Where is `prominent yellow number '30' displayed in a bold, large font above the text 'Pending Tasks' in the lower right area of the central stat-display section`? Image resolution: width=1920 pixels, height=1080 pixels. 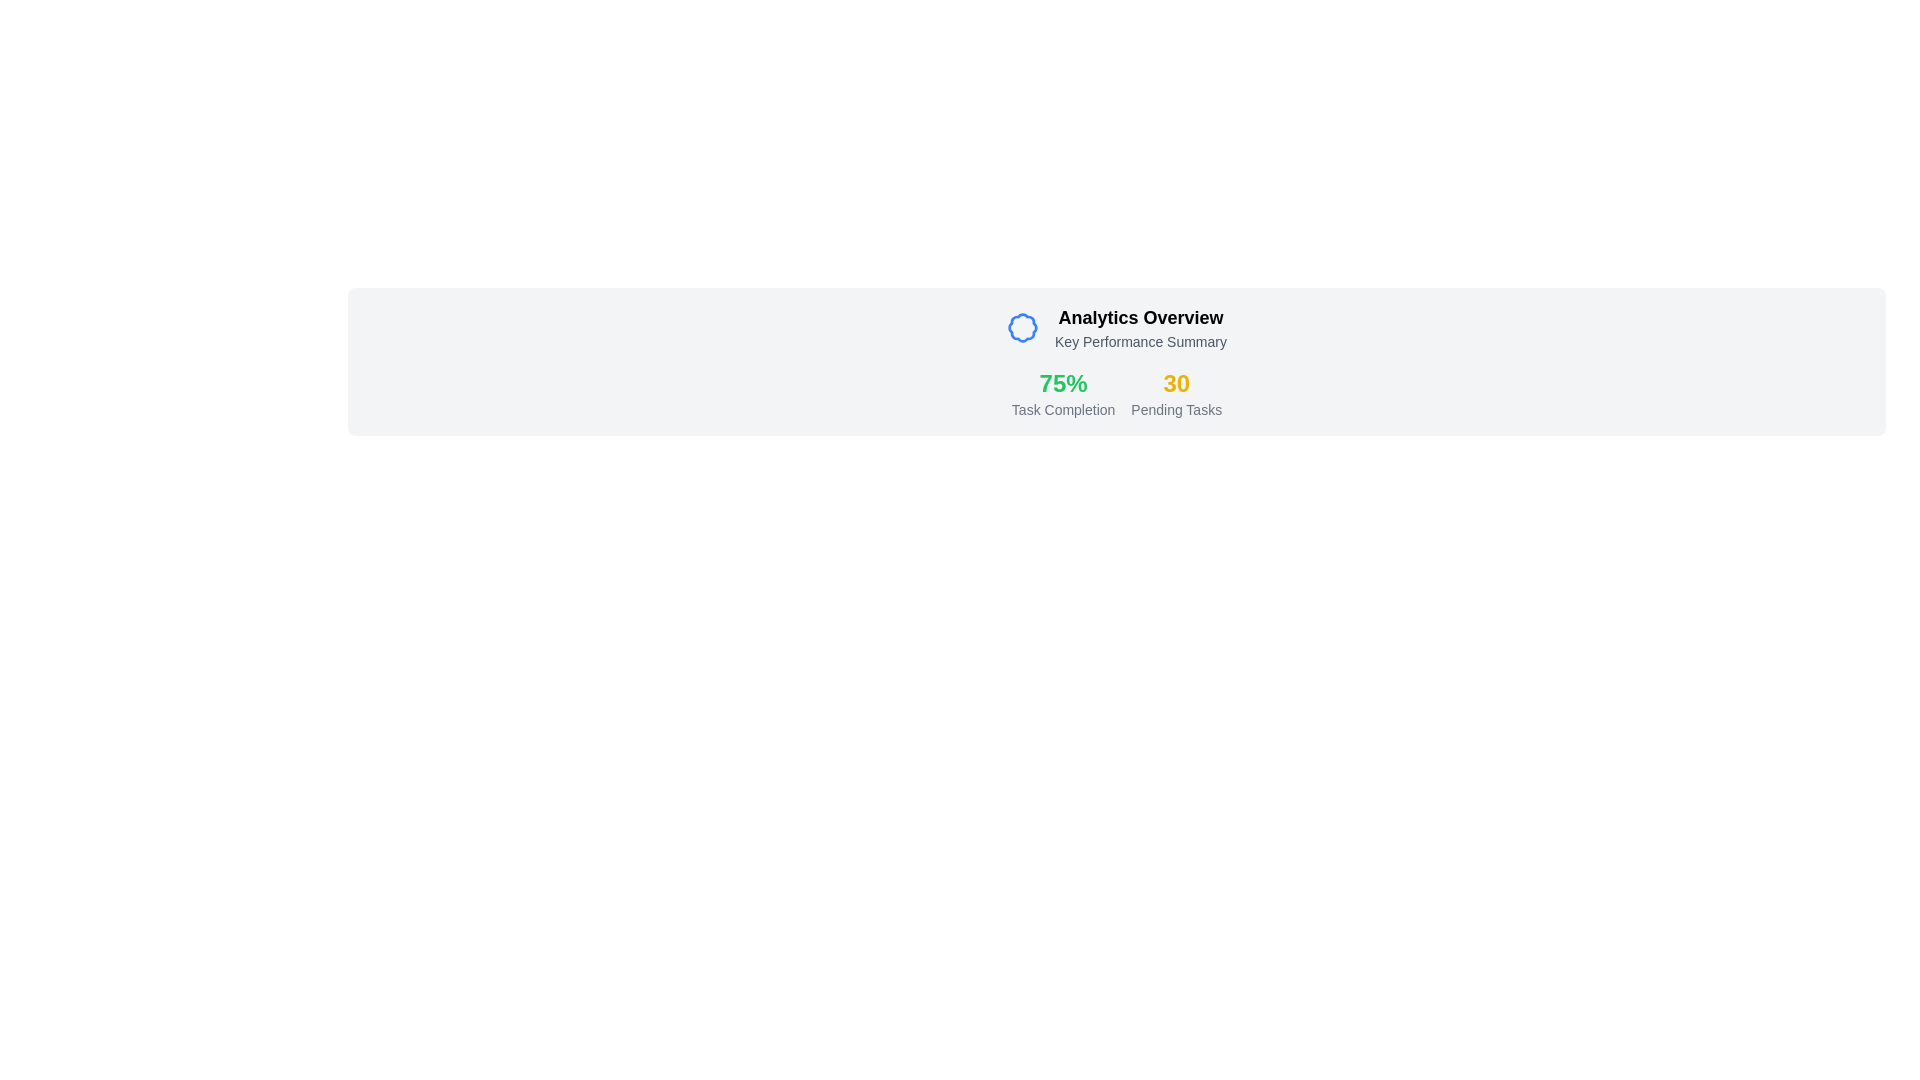
prominent yellow number '30' displayed in a bold, large font above the text 'Pending Tasks' in the lower right area of the central stat-display section is located at coordinates (1176, 384).